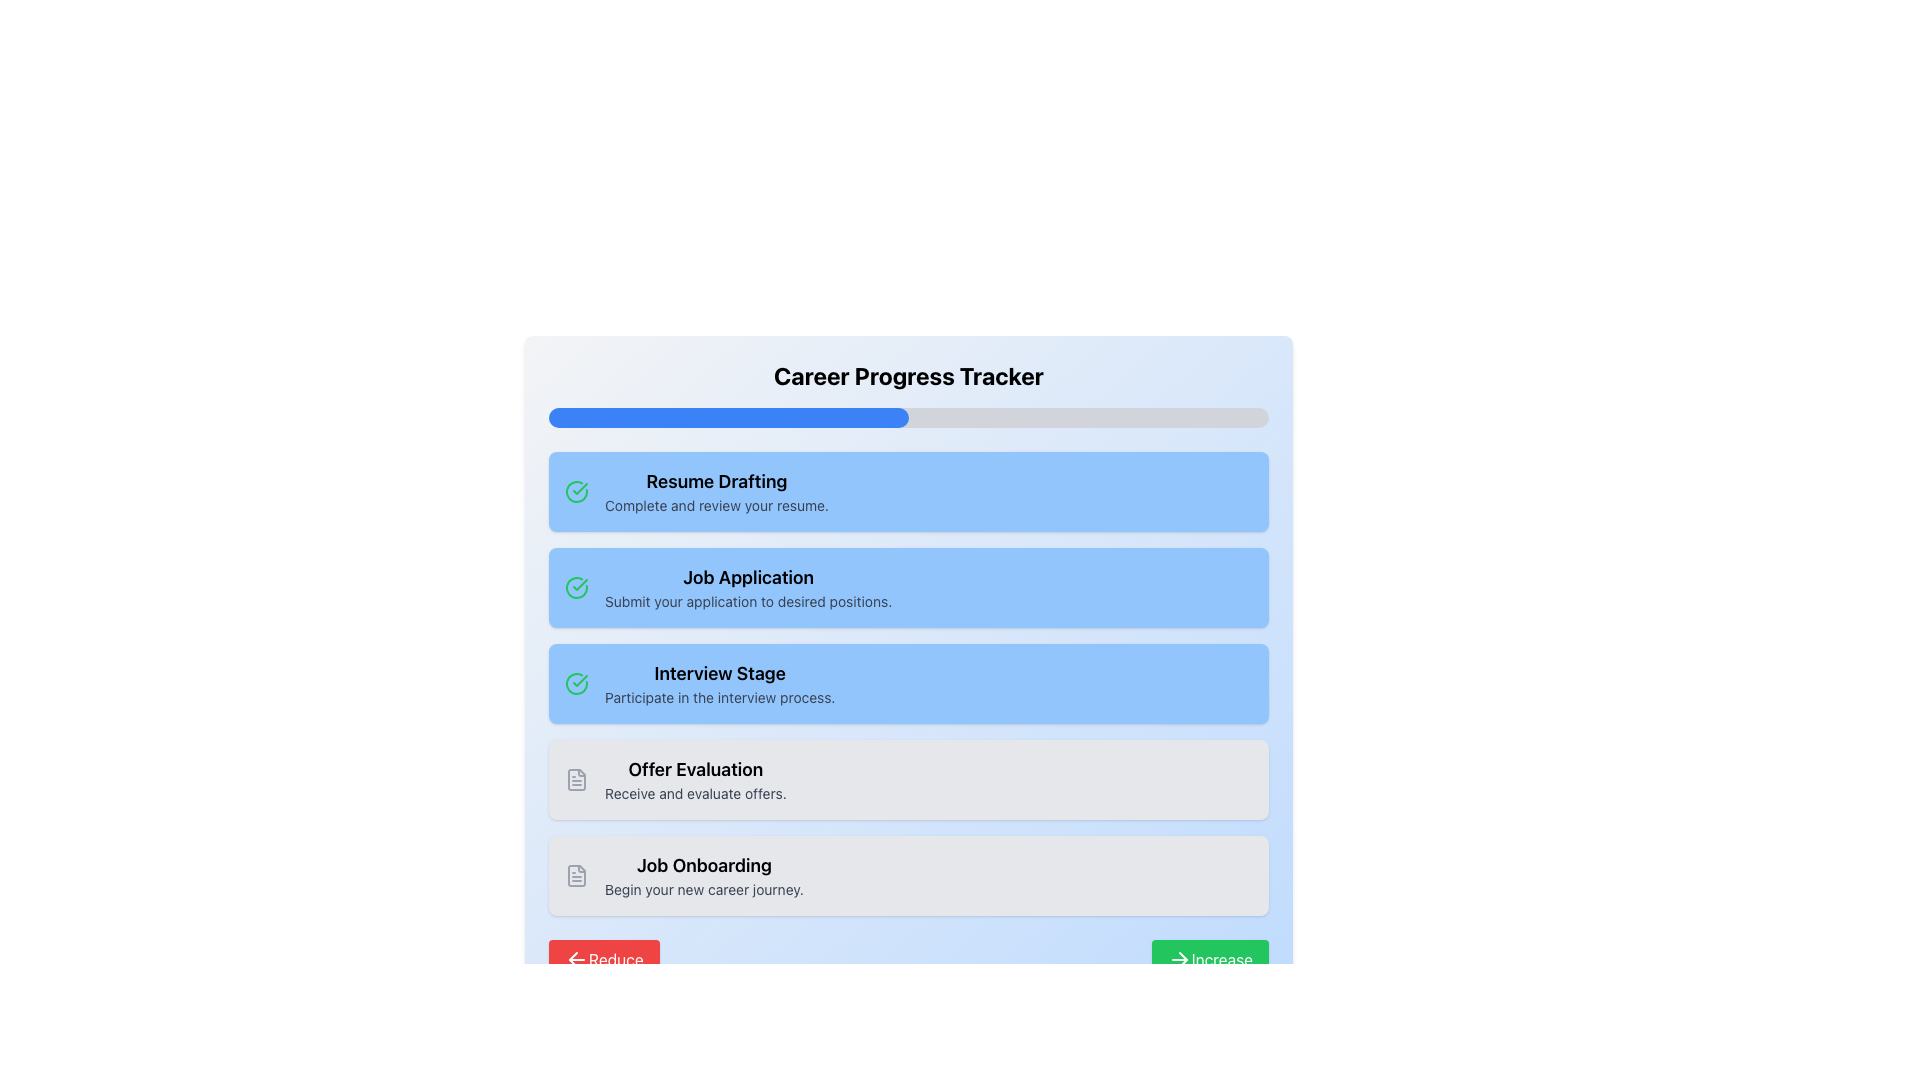  Describe the element at coordinates (695, 769) in the screenshot. I see `text from the title or header of the 'Offer Evaluation' section, which serves to identify the purpose of this section in the user interface` at that location.